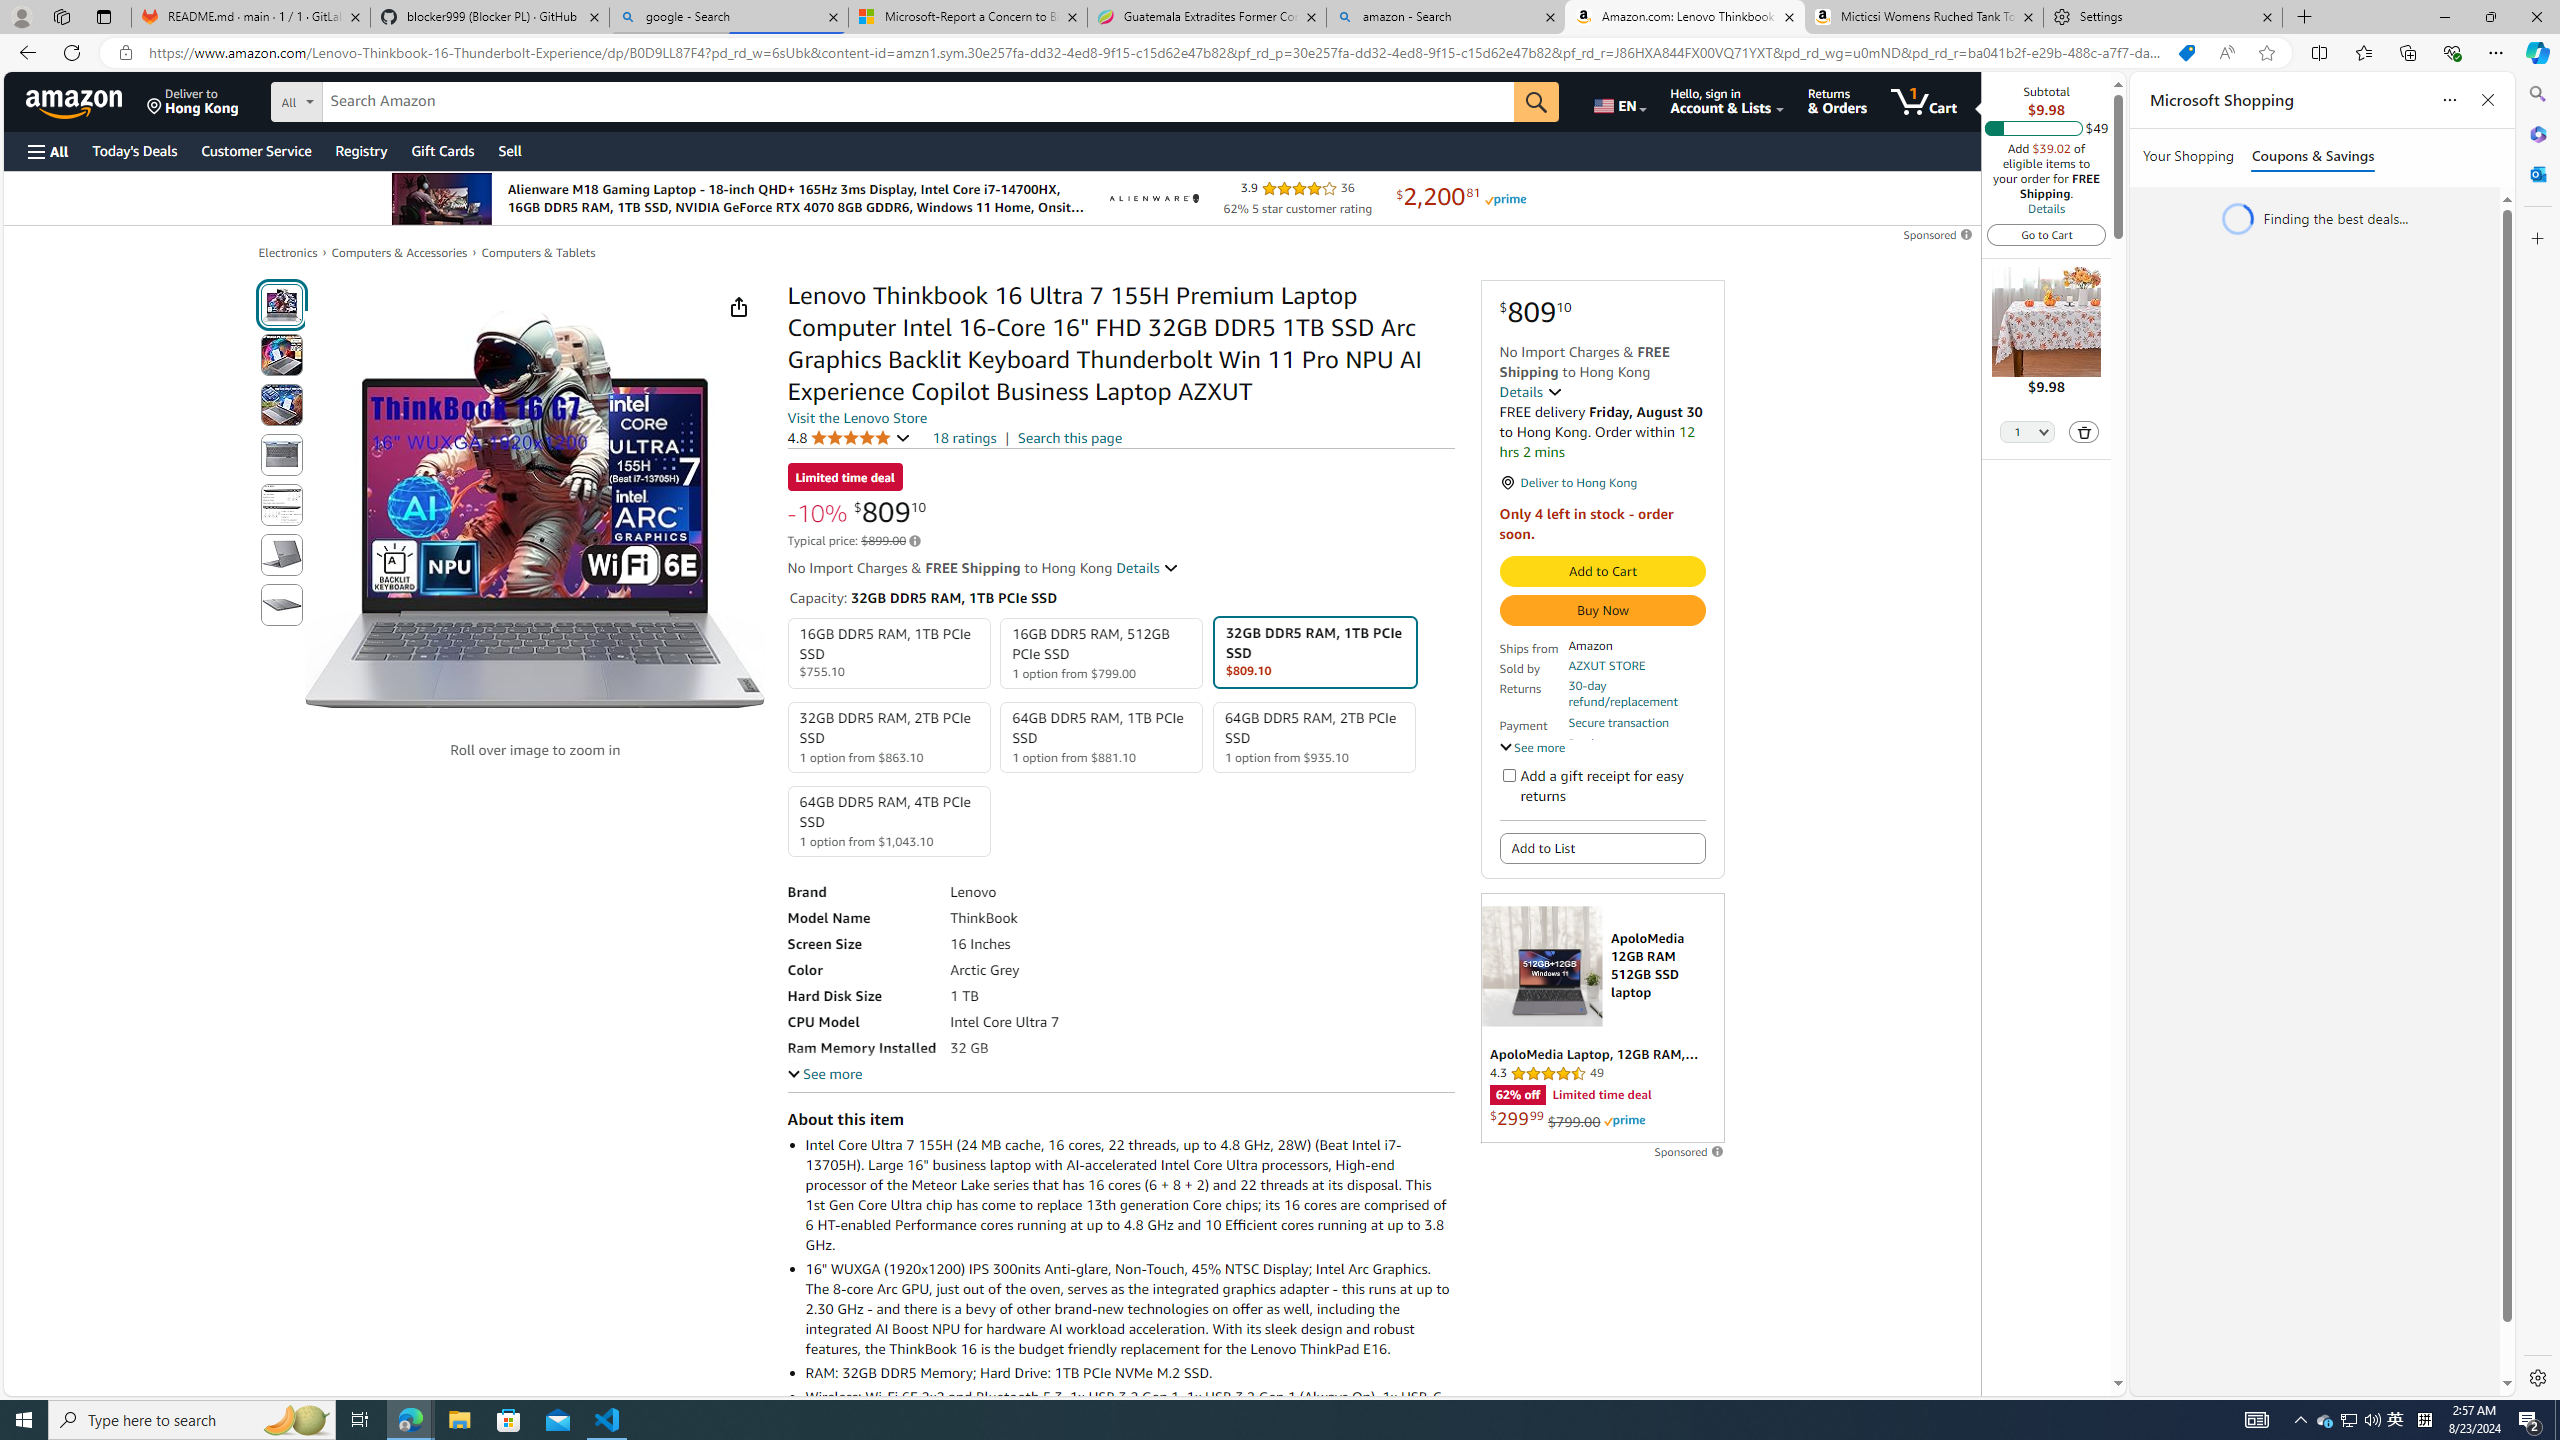  I want to click on 'Deliver to Hong Kong', so click(192, 100).